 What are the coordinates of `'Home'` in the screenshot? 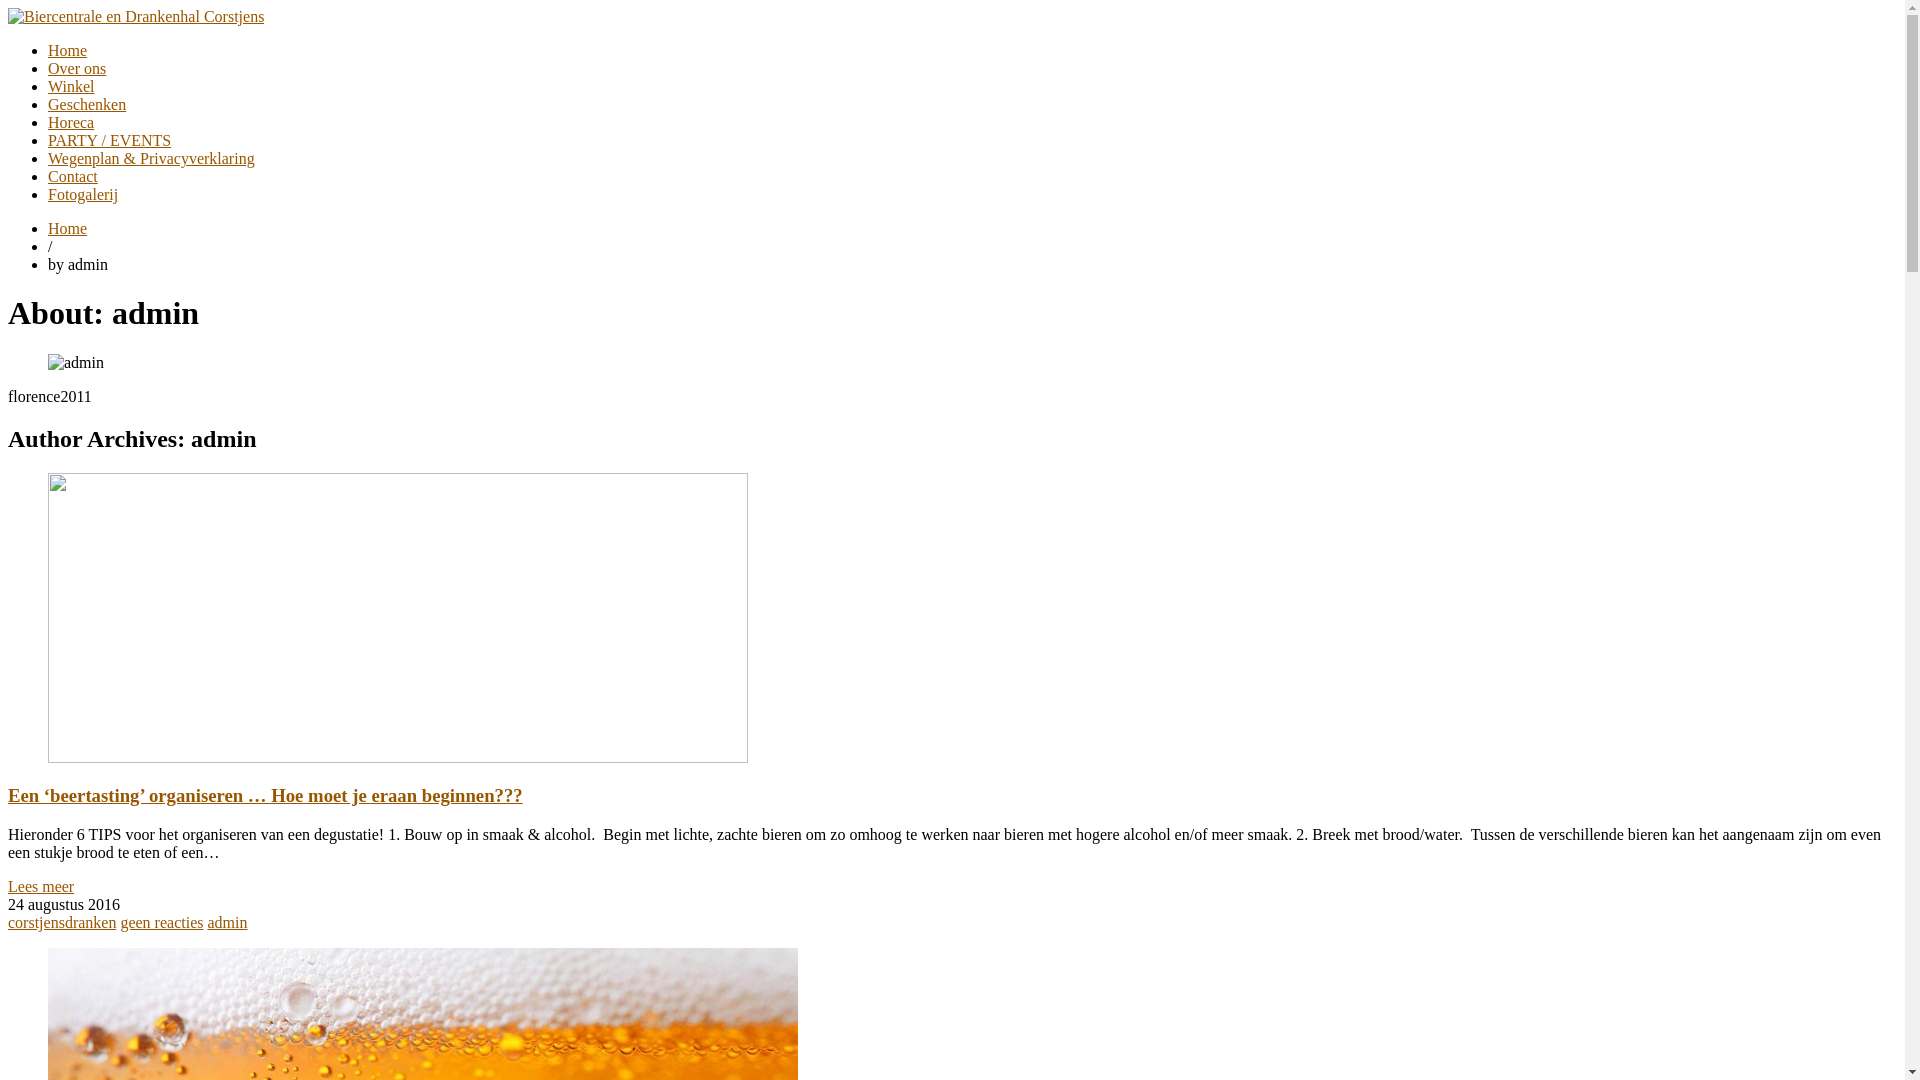 It's located at (67, 49).